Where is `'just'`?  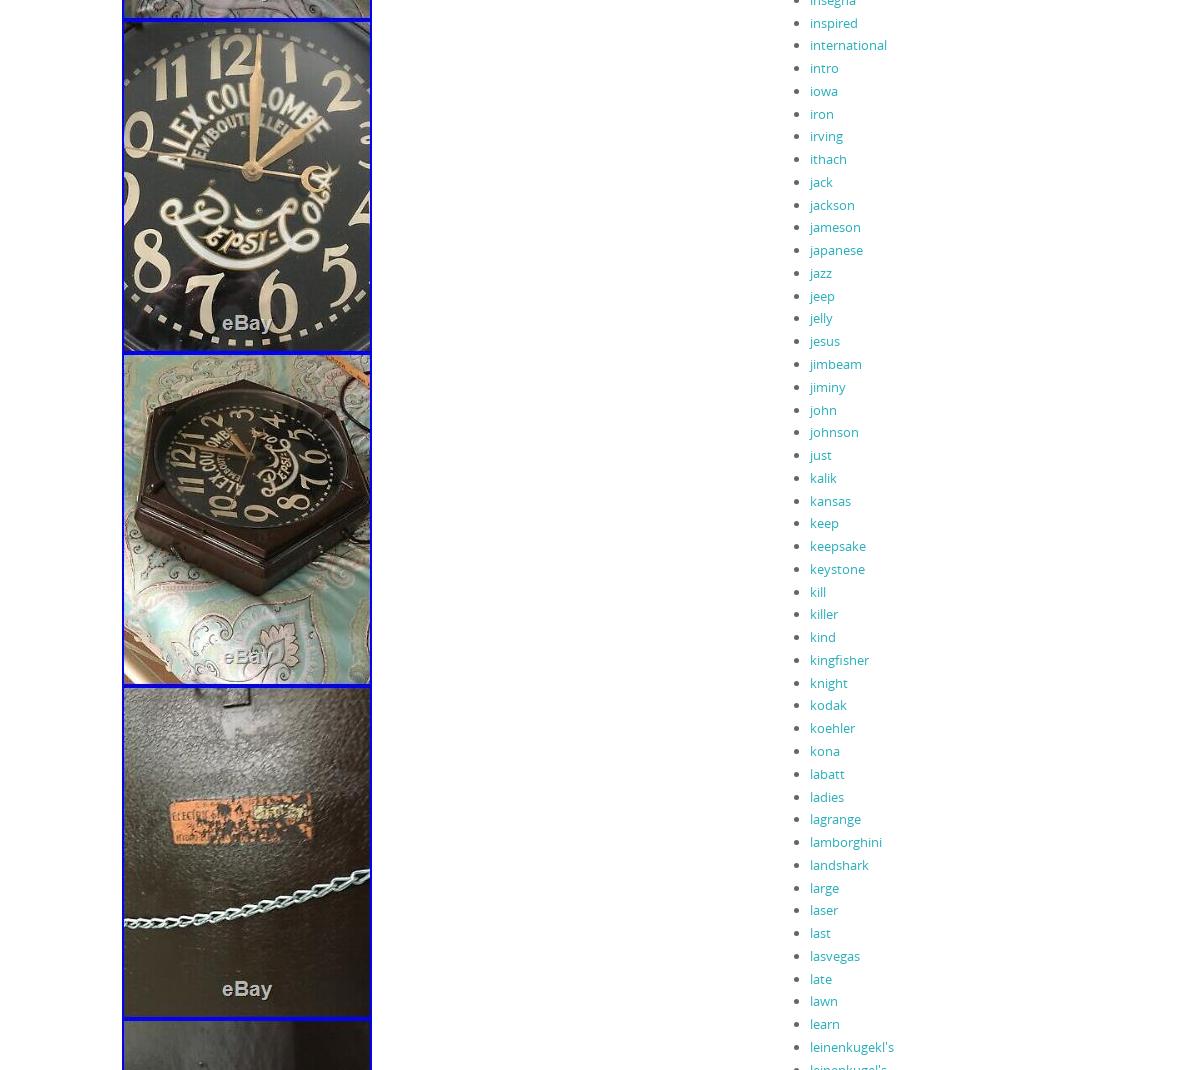 'just' is located at coordinates (820, 454).